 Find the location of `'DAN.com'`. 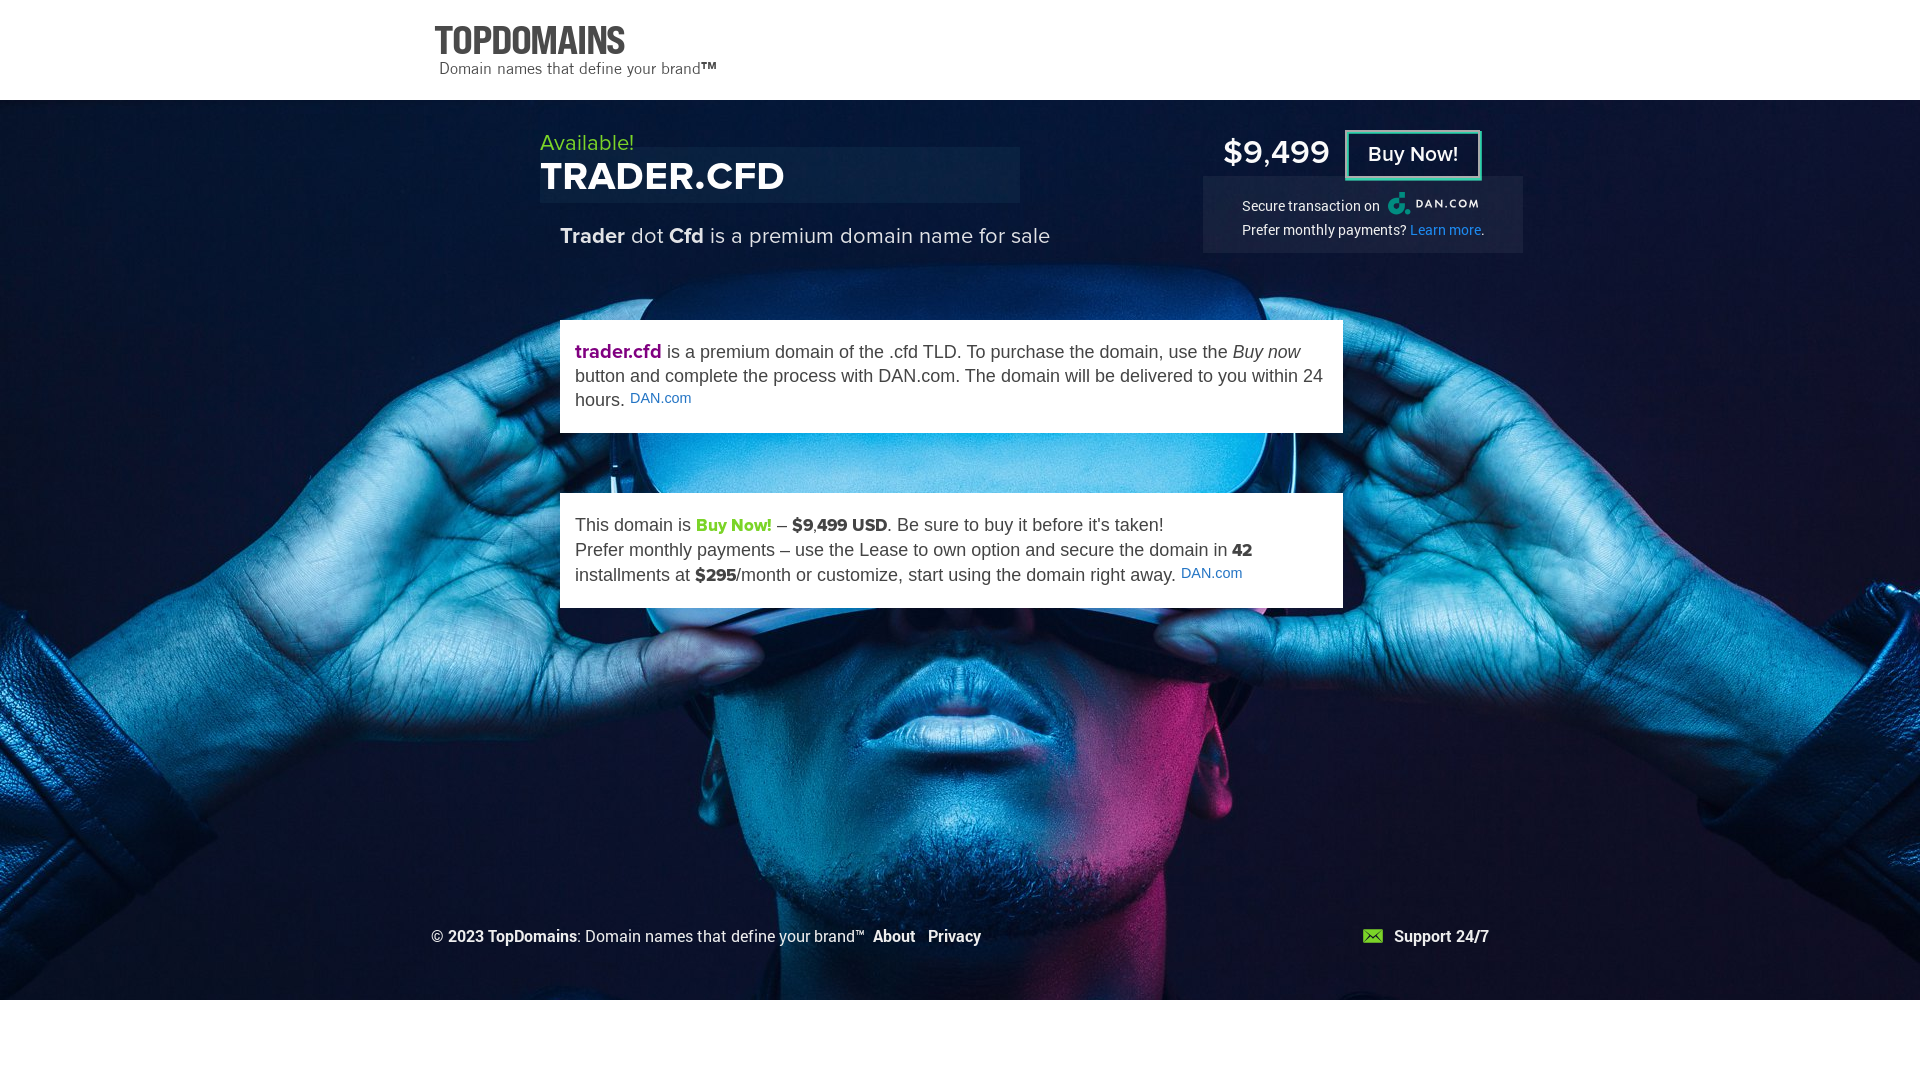

'DAN.com' is located at coordinates (1210, 573).